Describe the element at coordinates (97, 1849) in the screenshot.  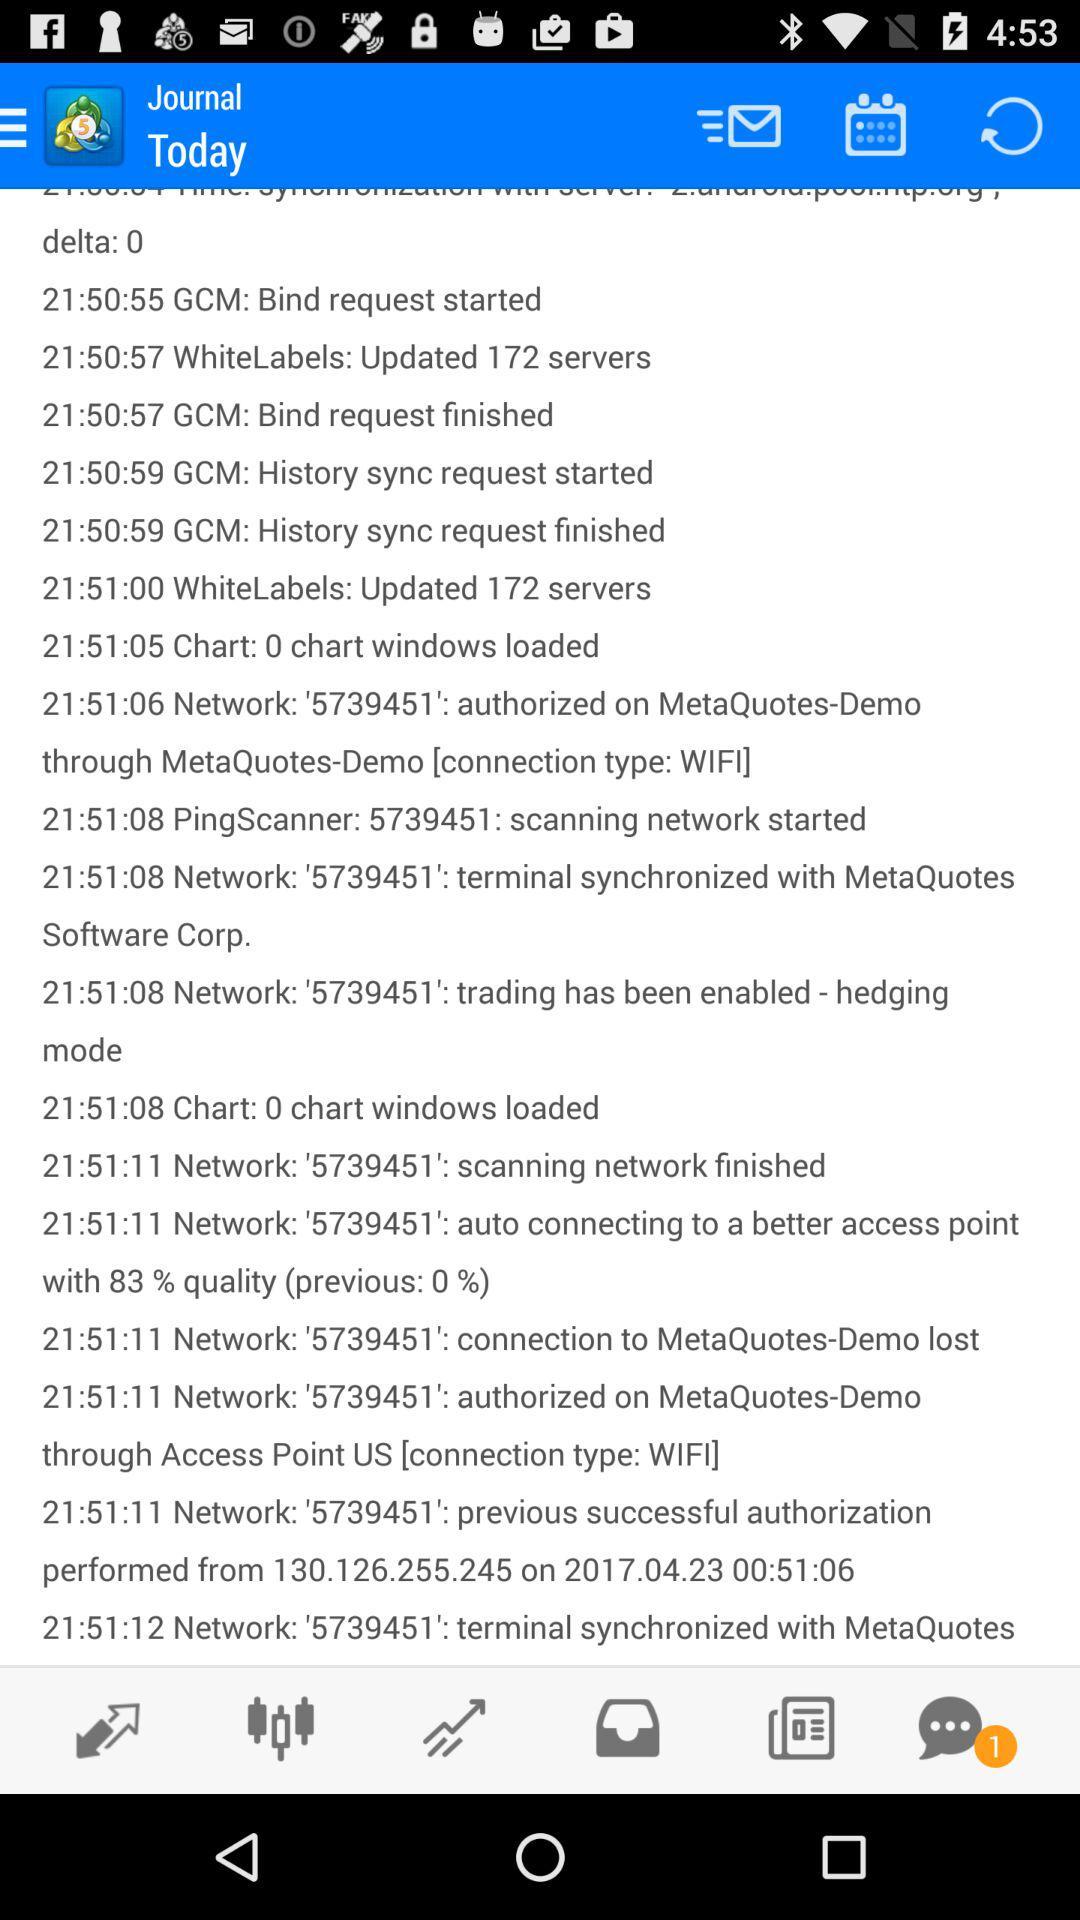
I see `the edit icon` at that location.